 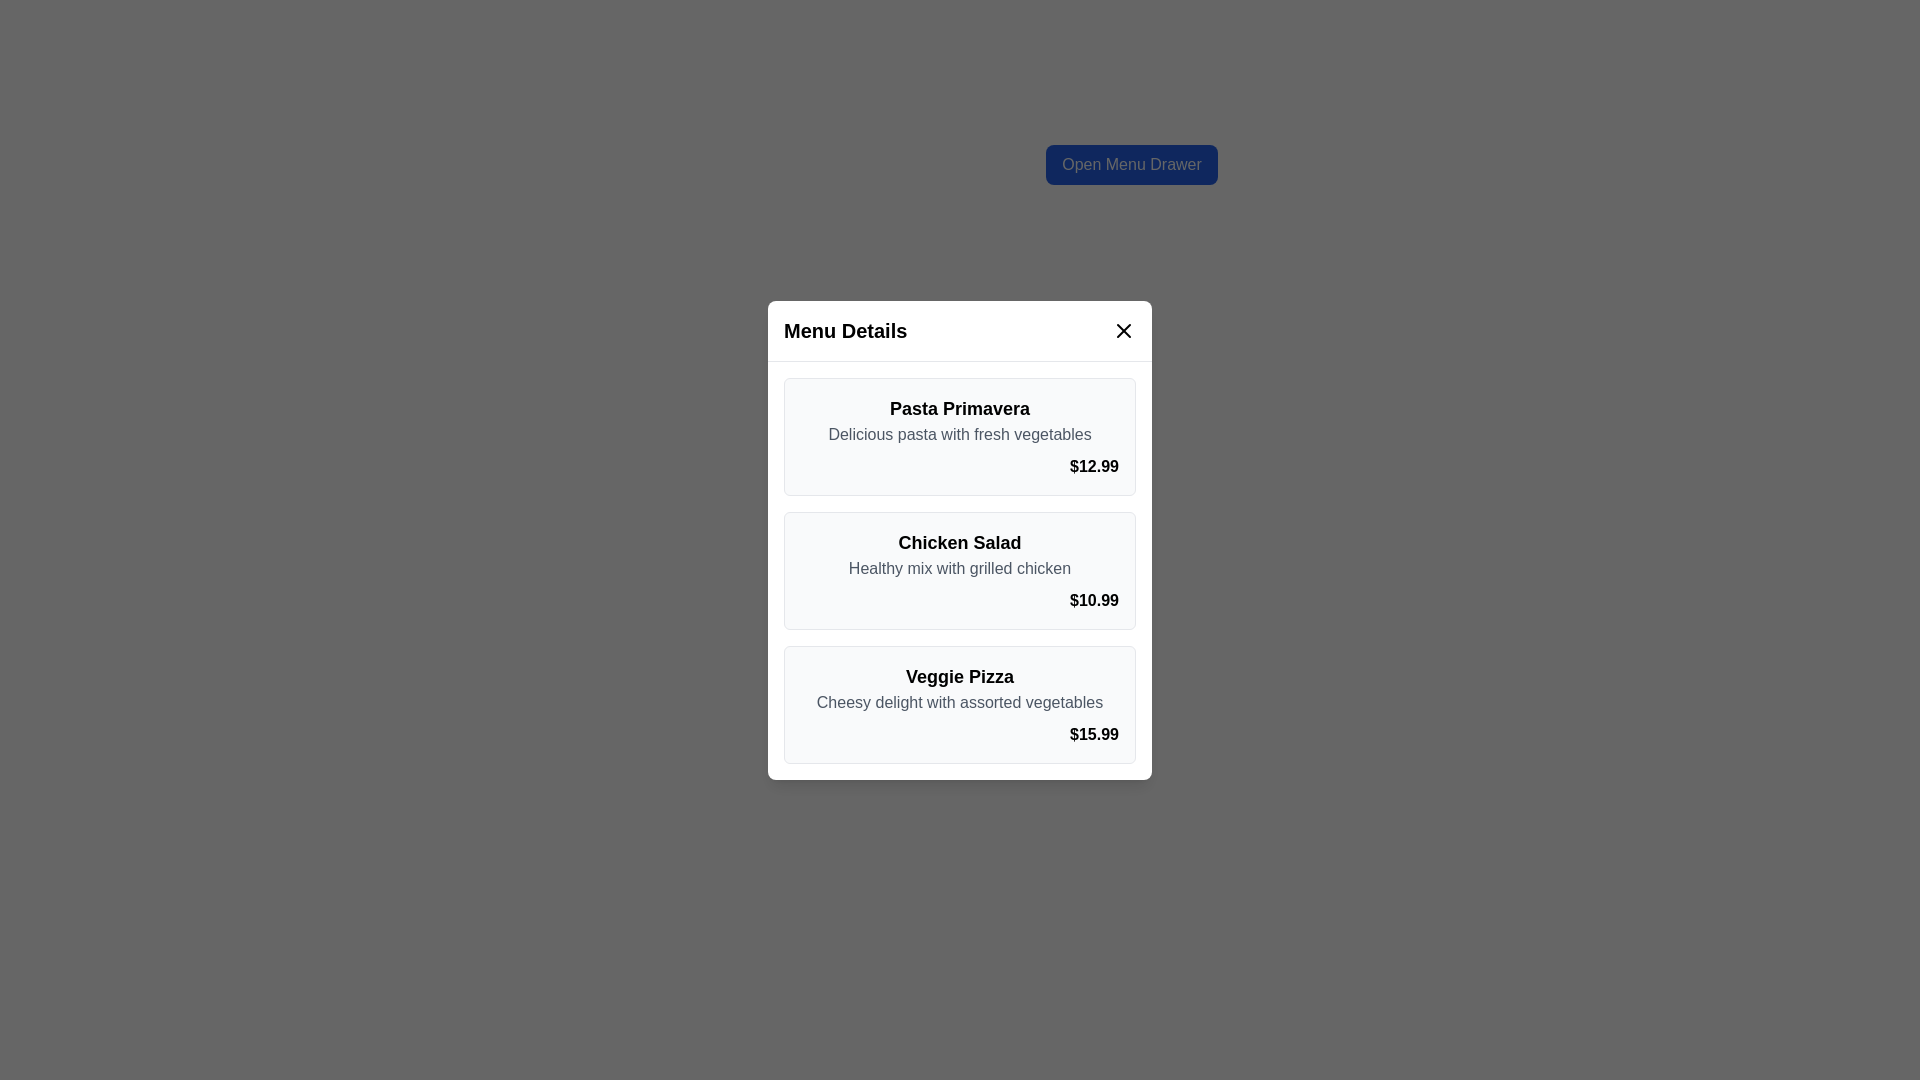 What do you see at coordinates (1123, 329) in the screenshot?
I see `the Close button located in the top-right corner of the 'Menu Details' modal` at bounding box center [1123, 329].